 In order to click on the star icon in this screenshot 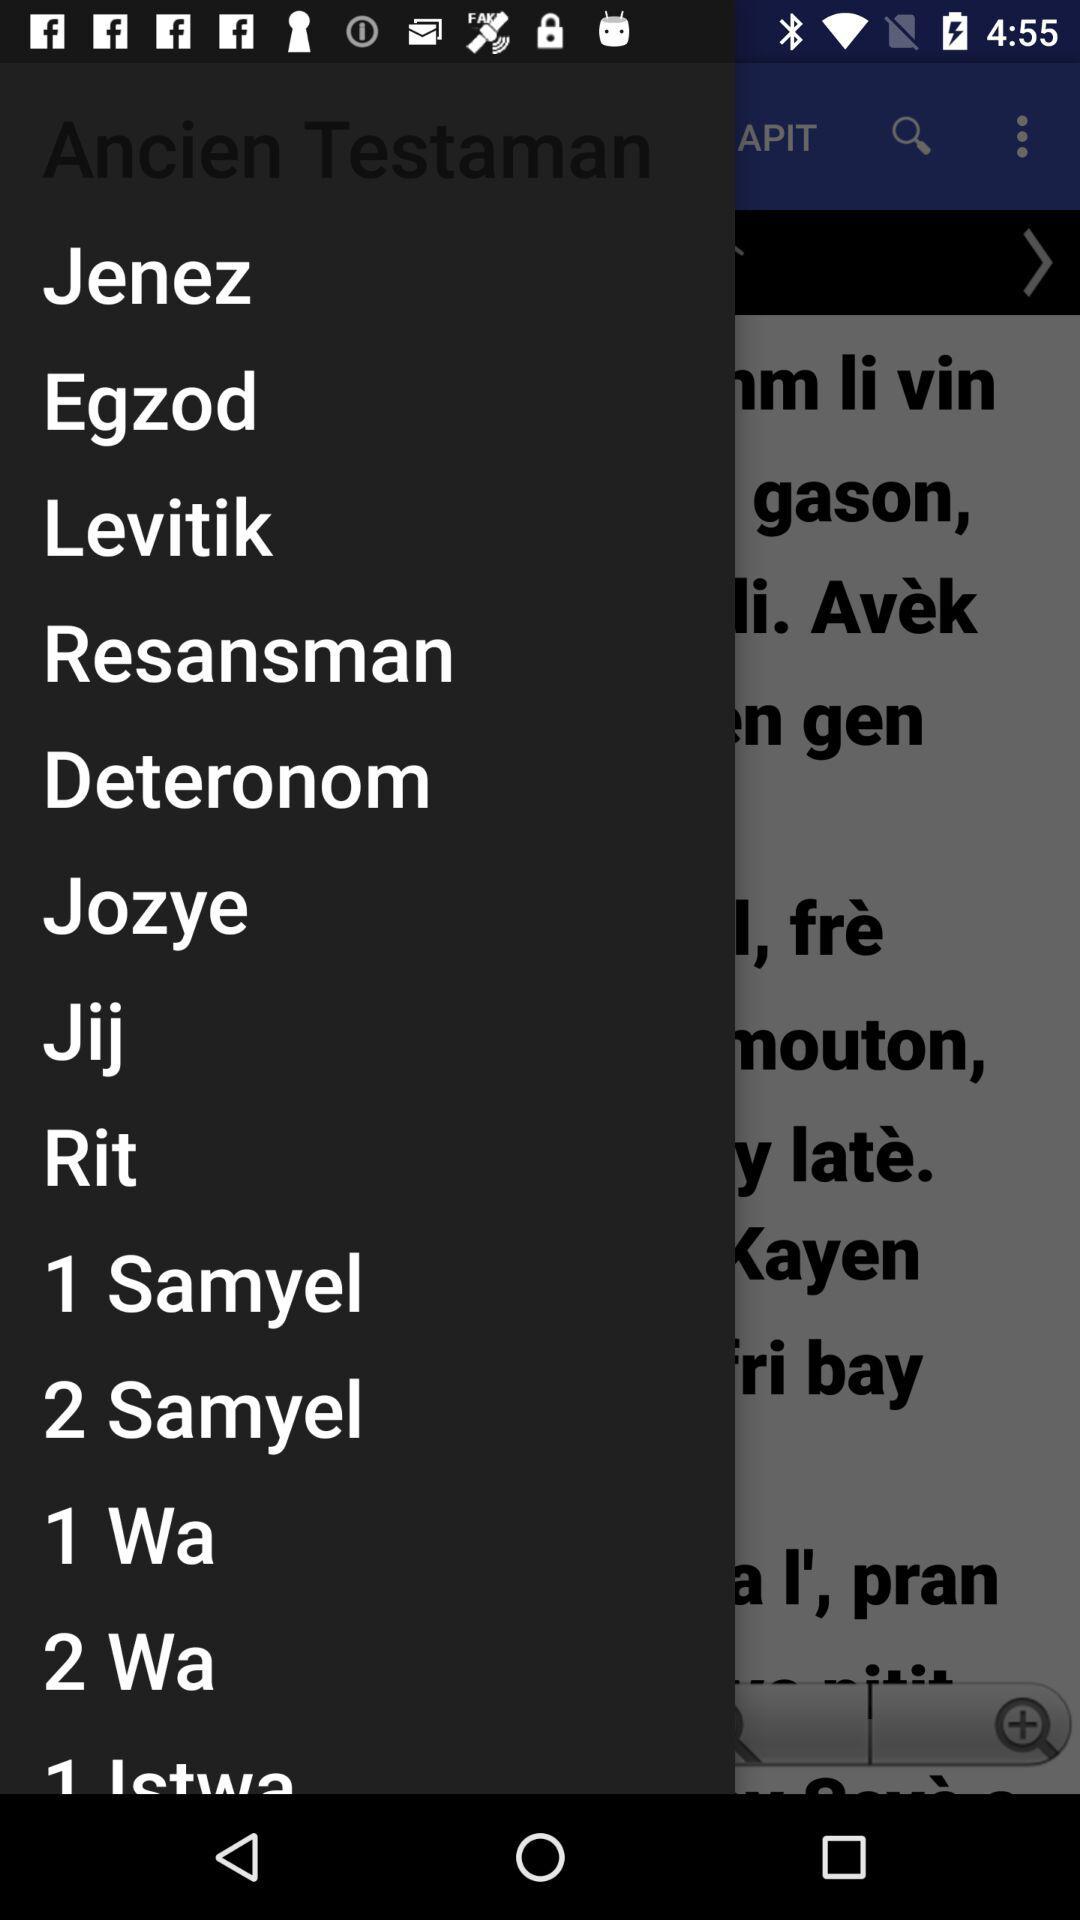, I will do `click(704, 251)`.